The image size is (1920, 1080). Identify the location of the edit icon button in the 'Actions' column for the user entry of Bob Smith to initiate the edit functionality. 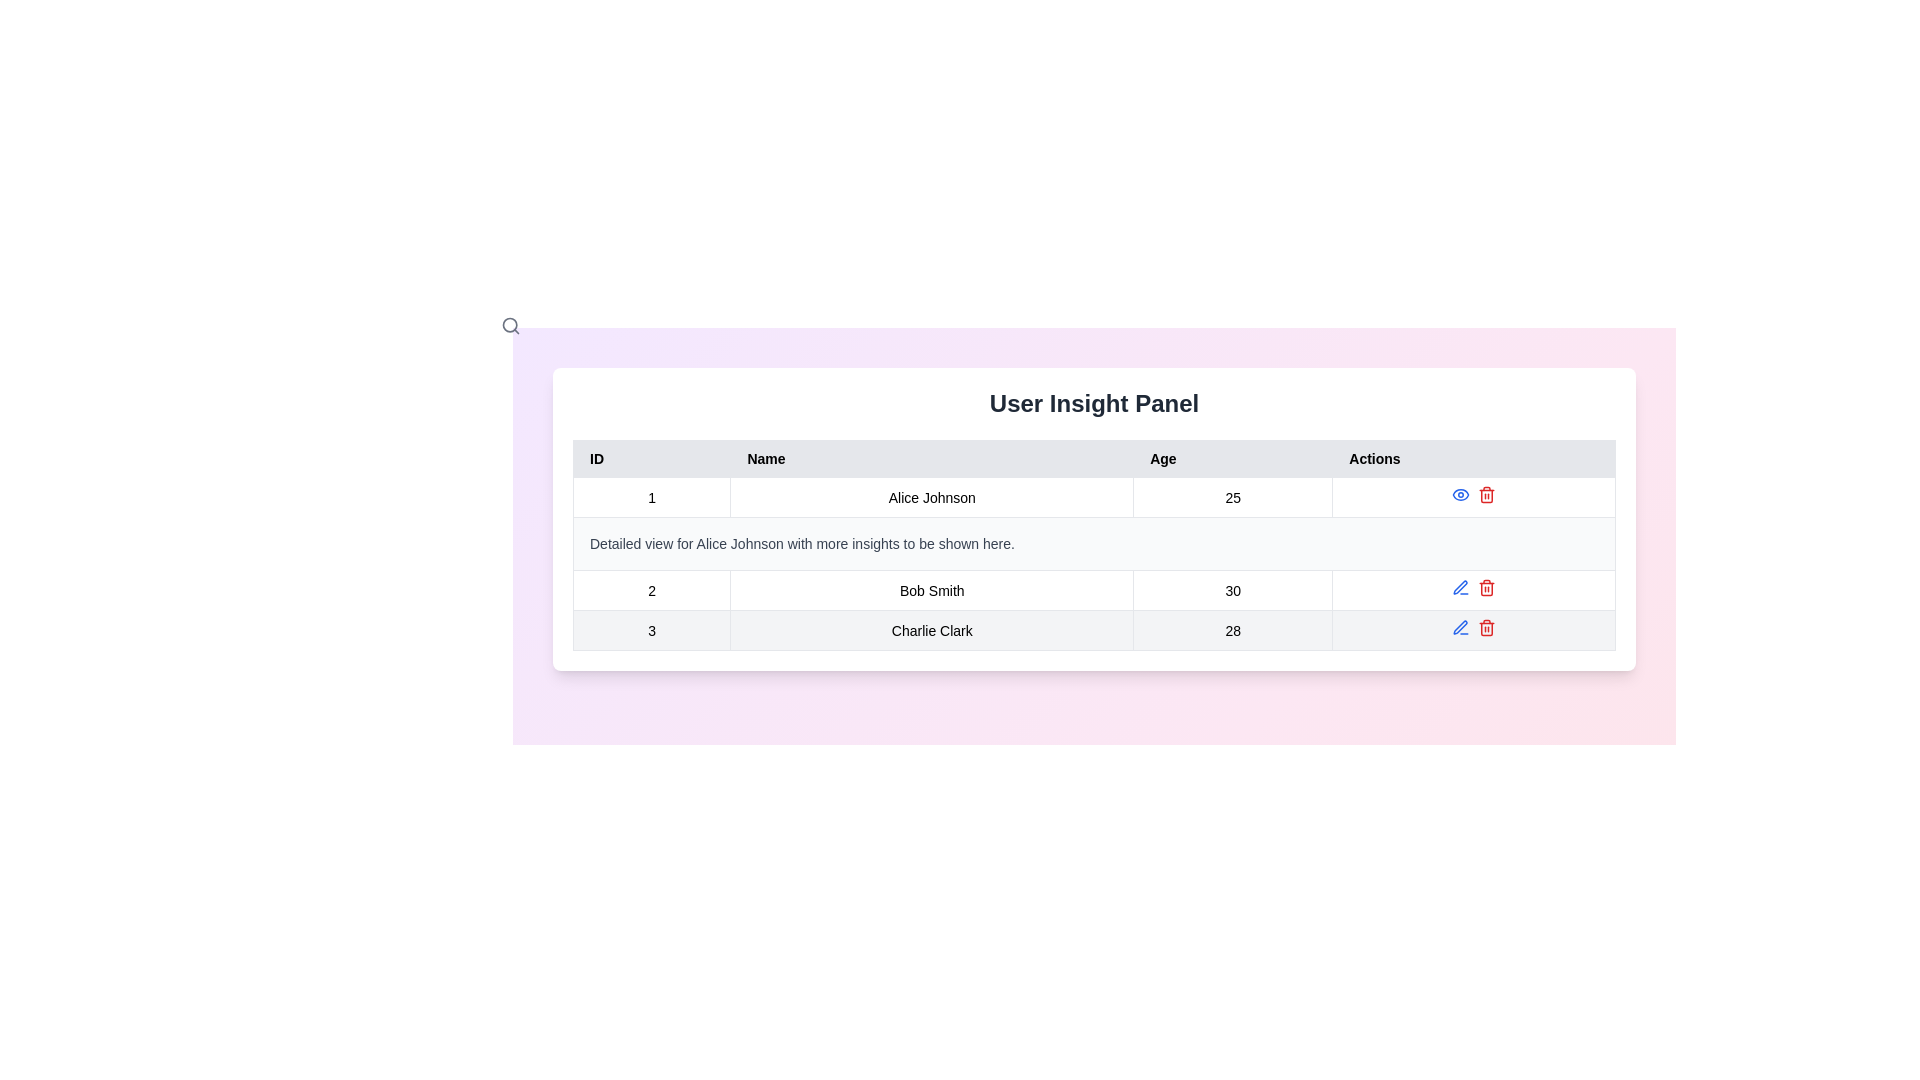
(1459, 626).